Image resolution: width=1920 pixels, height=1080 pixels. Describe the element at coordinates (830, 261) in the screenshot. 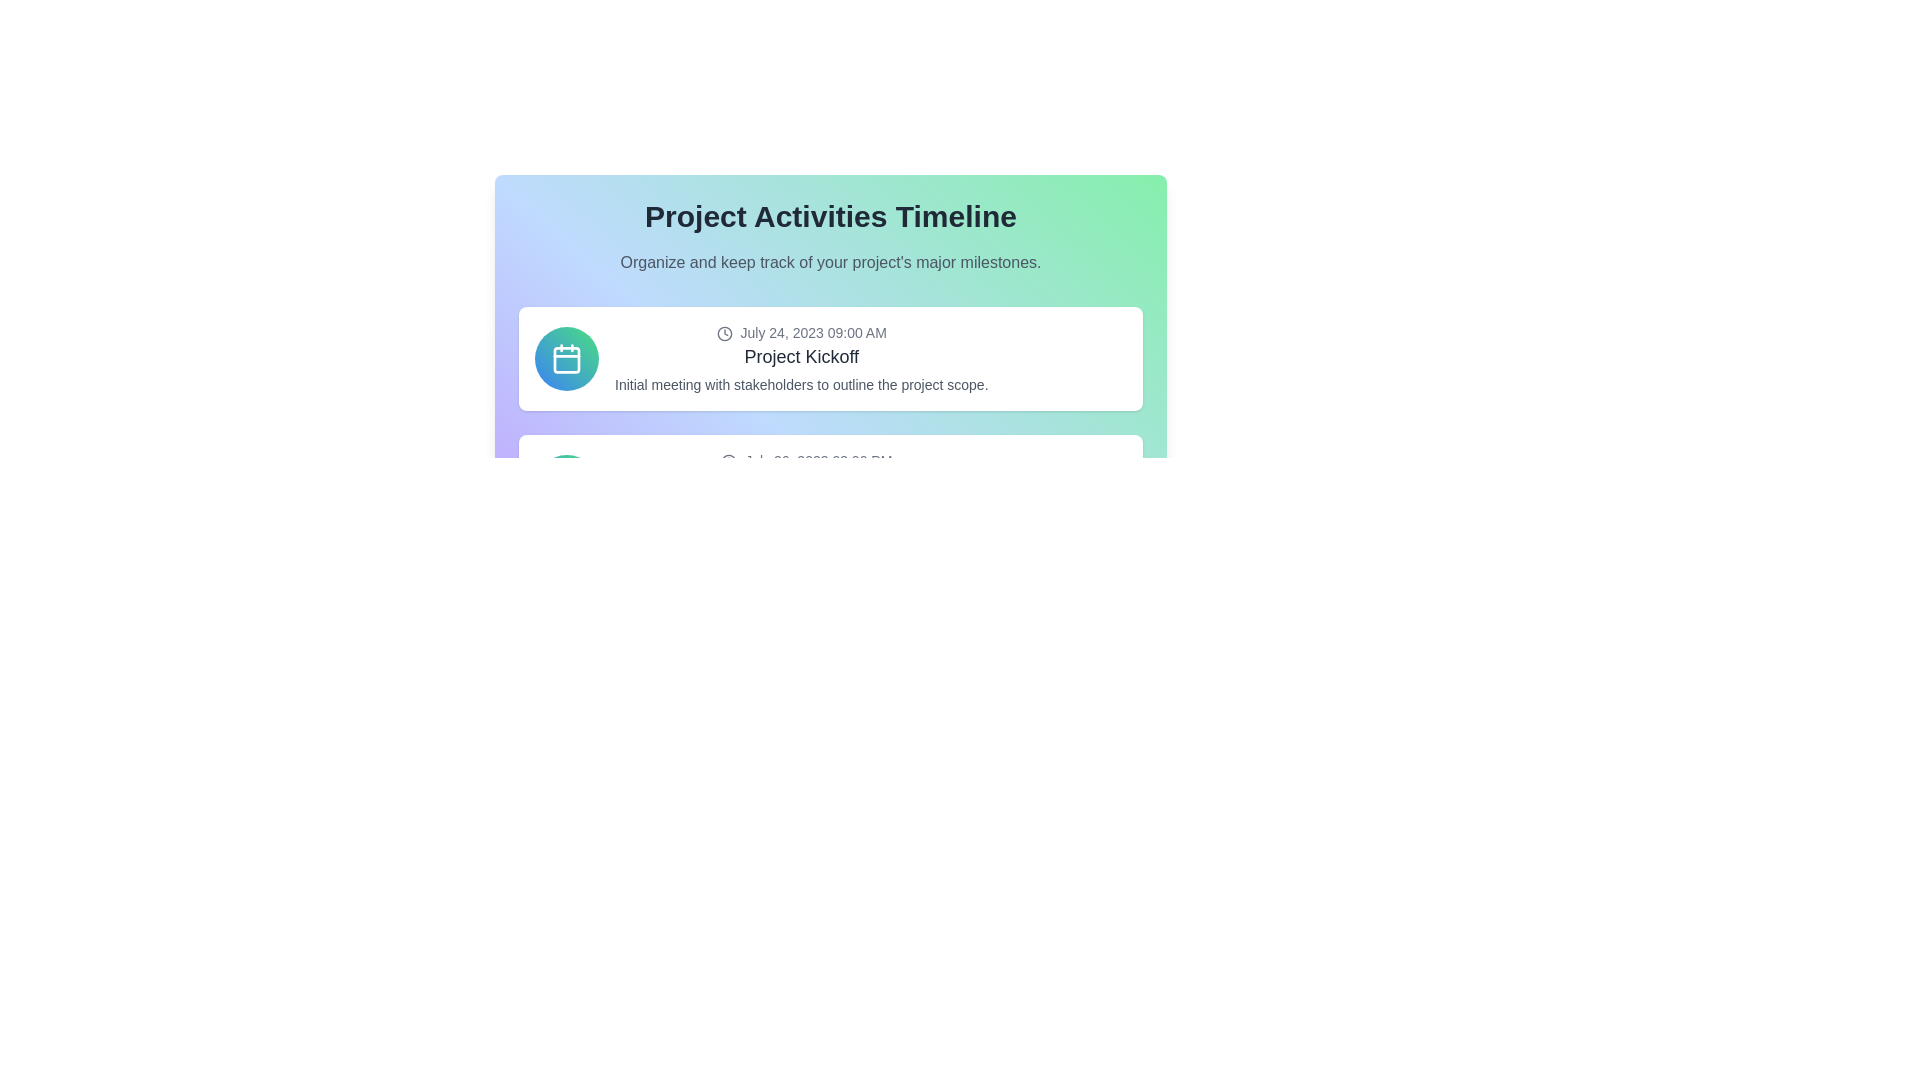

I see `the static text that provides additional context about the 'Project Activities Timeline', located below the heading` at that location.